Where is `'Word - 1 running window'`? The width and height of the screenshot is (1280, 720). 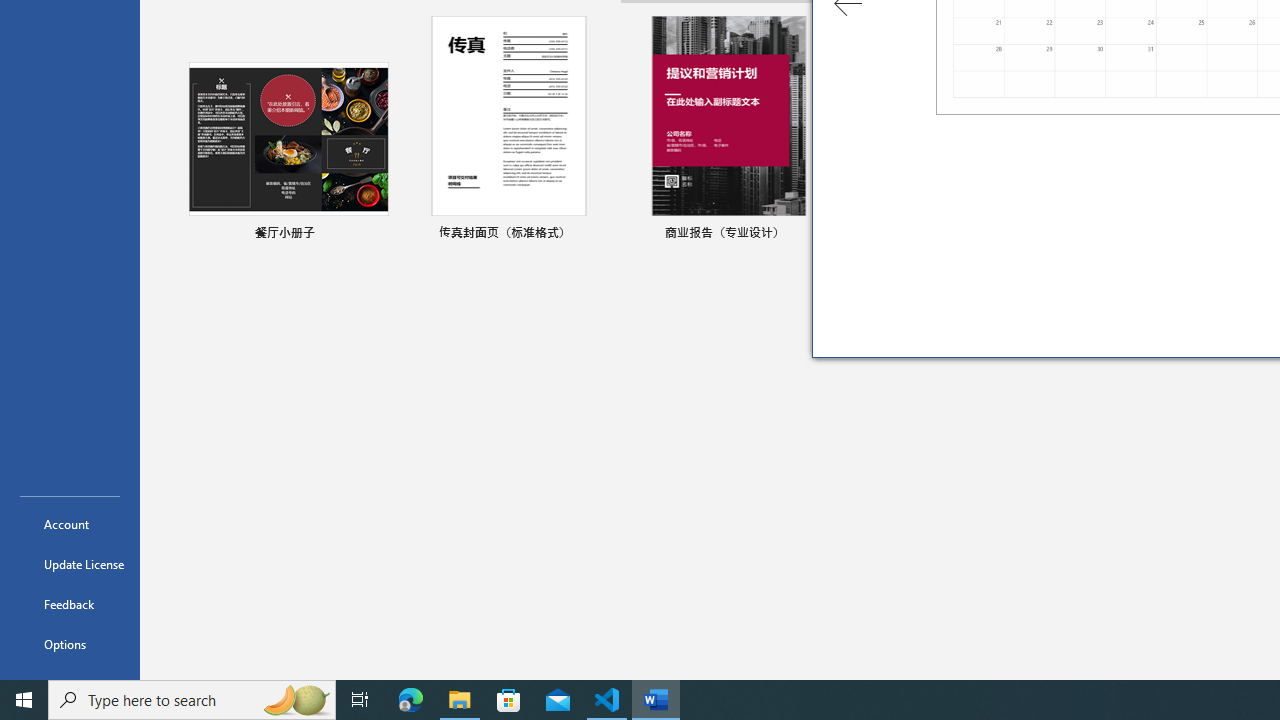
'Word - 1 running window' is located at coordinates (656, 698).